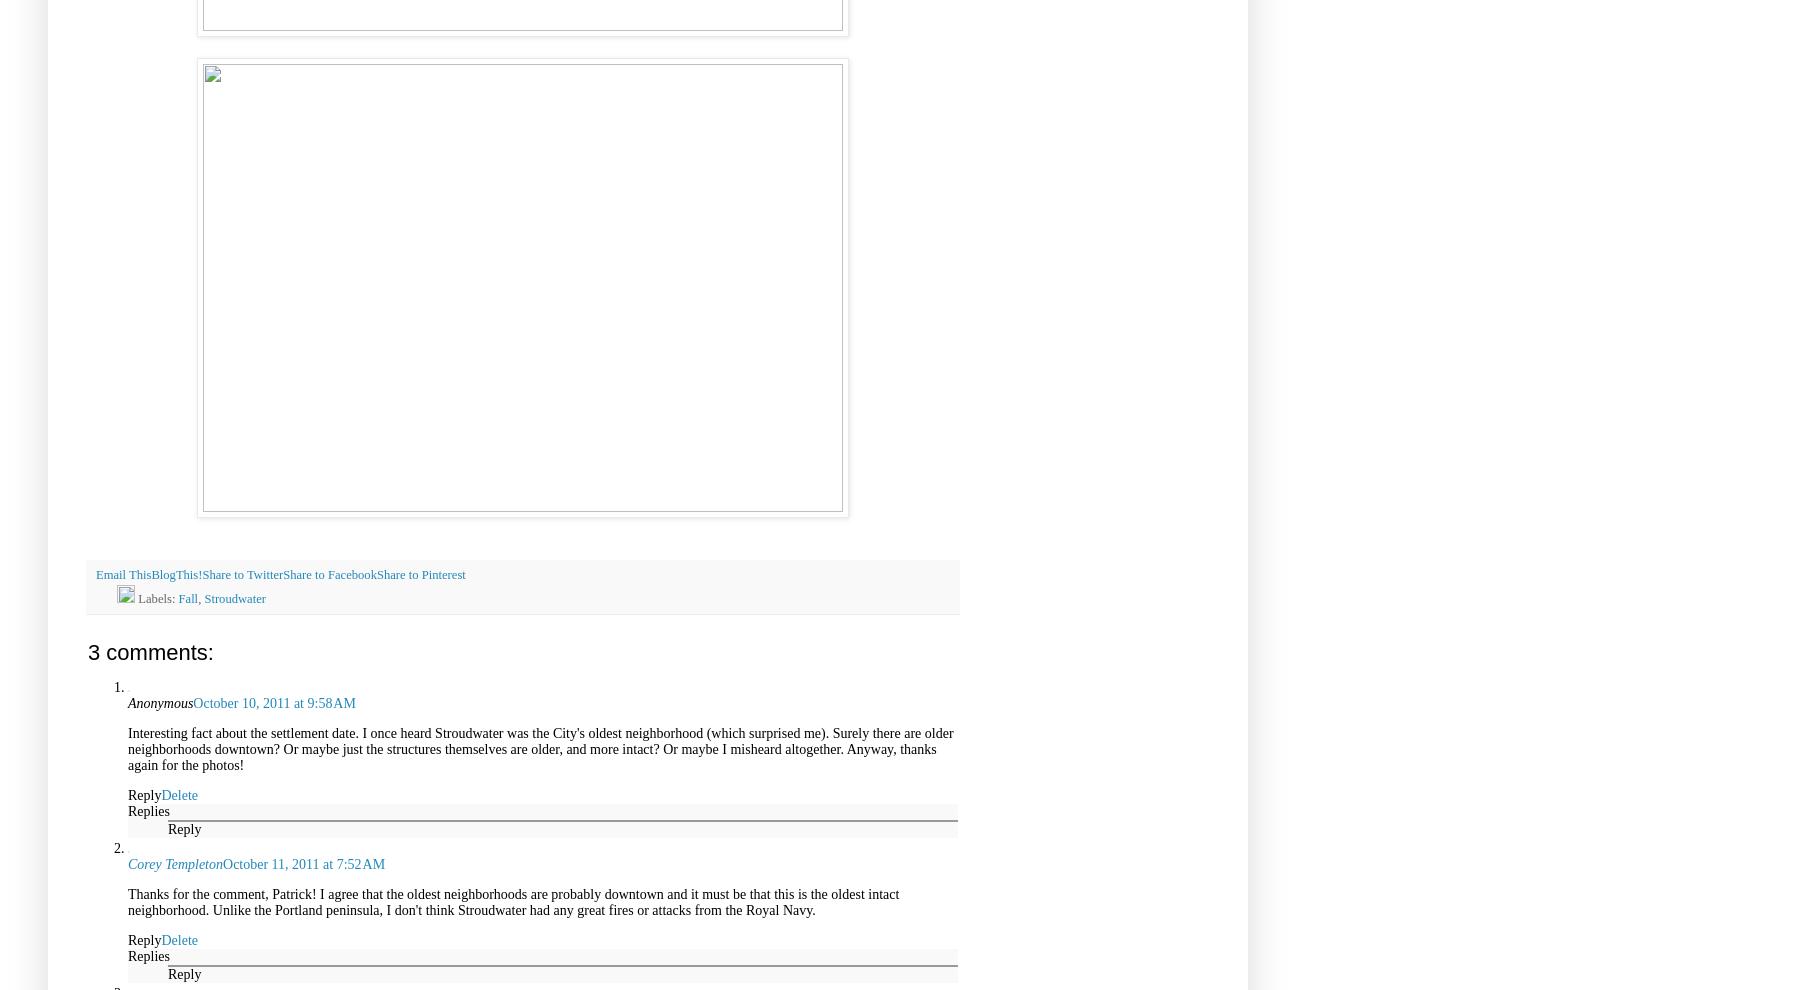  Describe the element at coordinates (273, 701) in the screenshot. I see `'October 10, 2011 at 9:58 AM'` at that location.